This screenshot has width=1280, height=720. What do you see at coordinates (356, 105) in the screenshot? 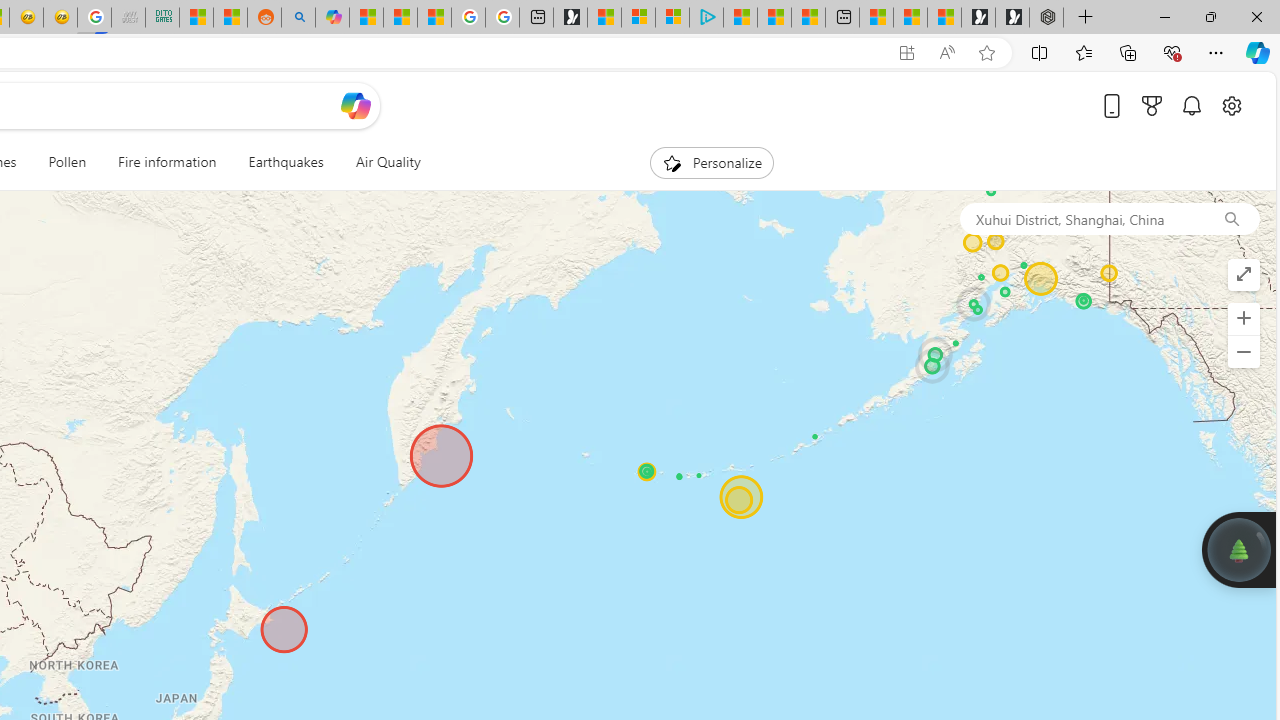
I see `'Open Copilot'` at bounding box center [356, 105].